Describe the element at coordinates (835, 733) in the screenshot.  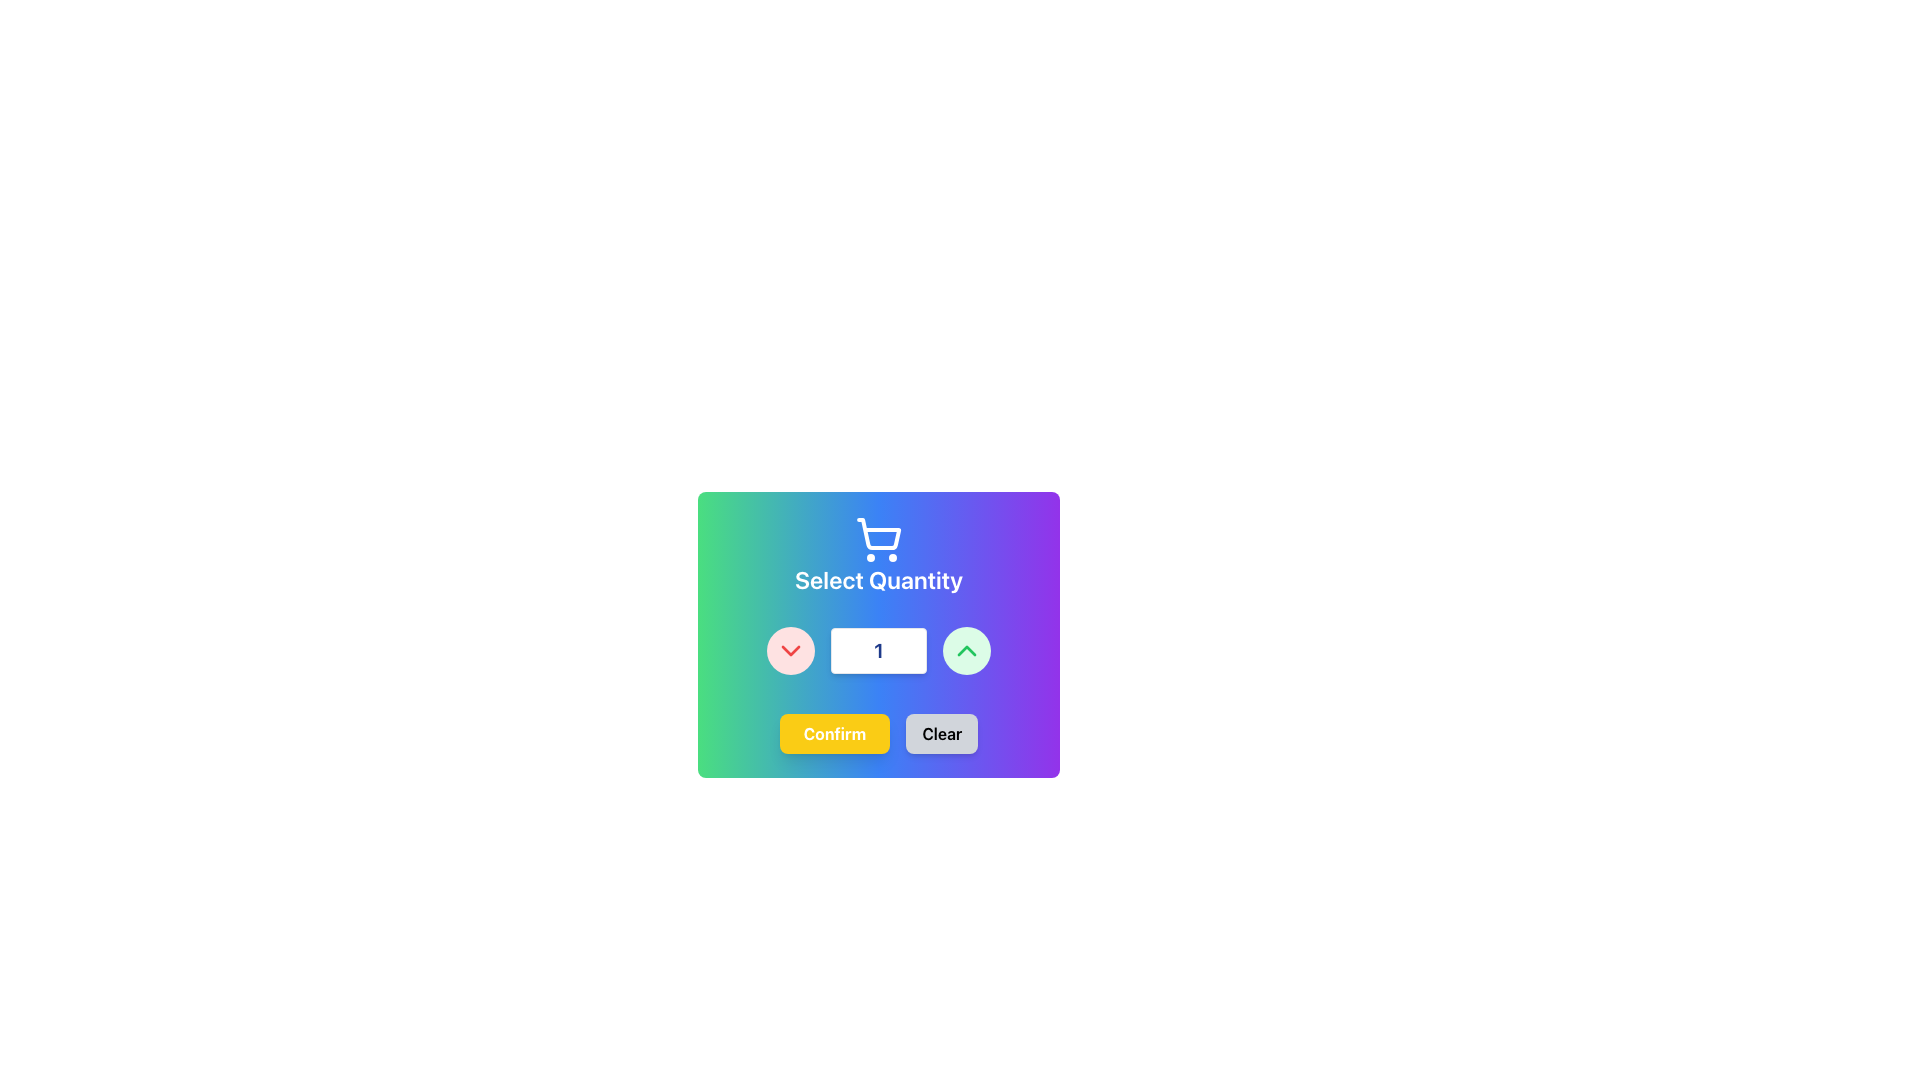
I see `the 'Confirm' button, which is a rectangular button with rounded corners, a yellow background, and bold white text, located at the bottom left of the button group` at that location.